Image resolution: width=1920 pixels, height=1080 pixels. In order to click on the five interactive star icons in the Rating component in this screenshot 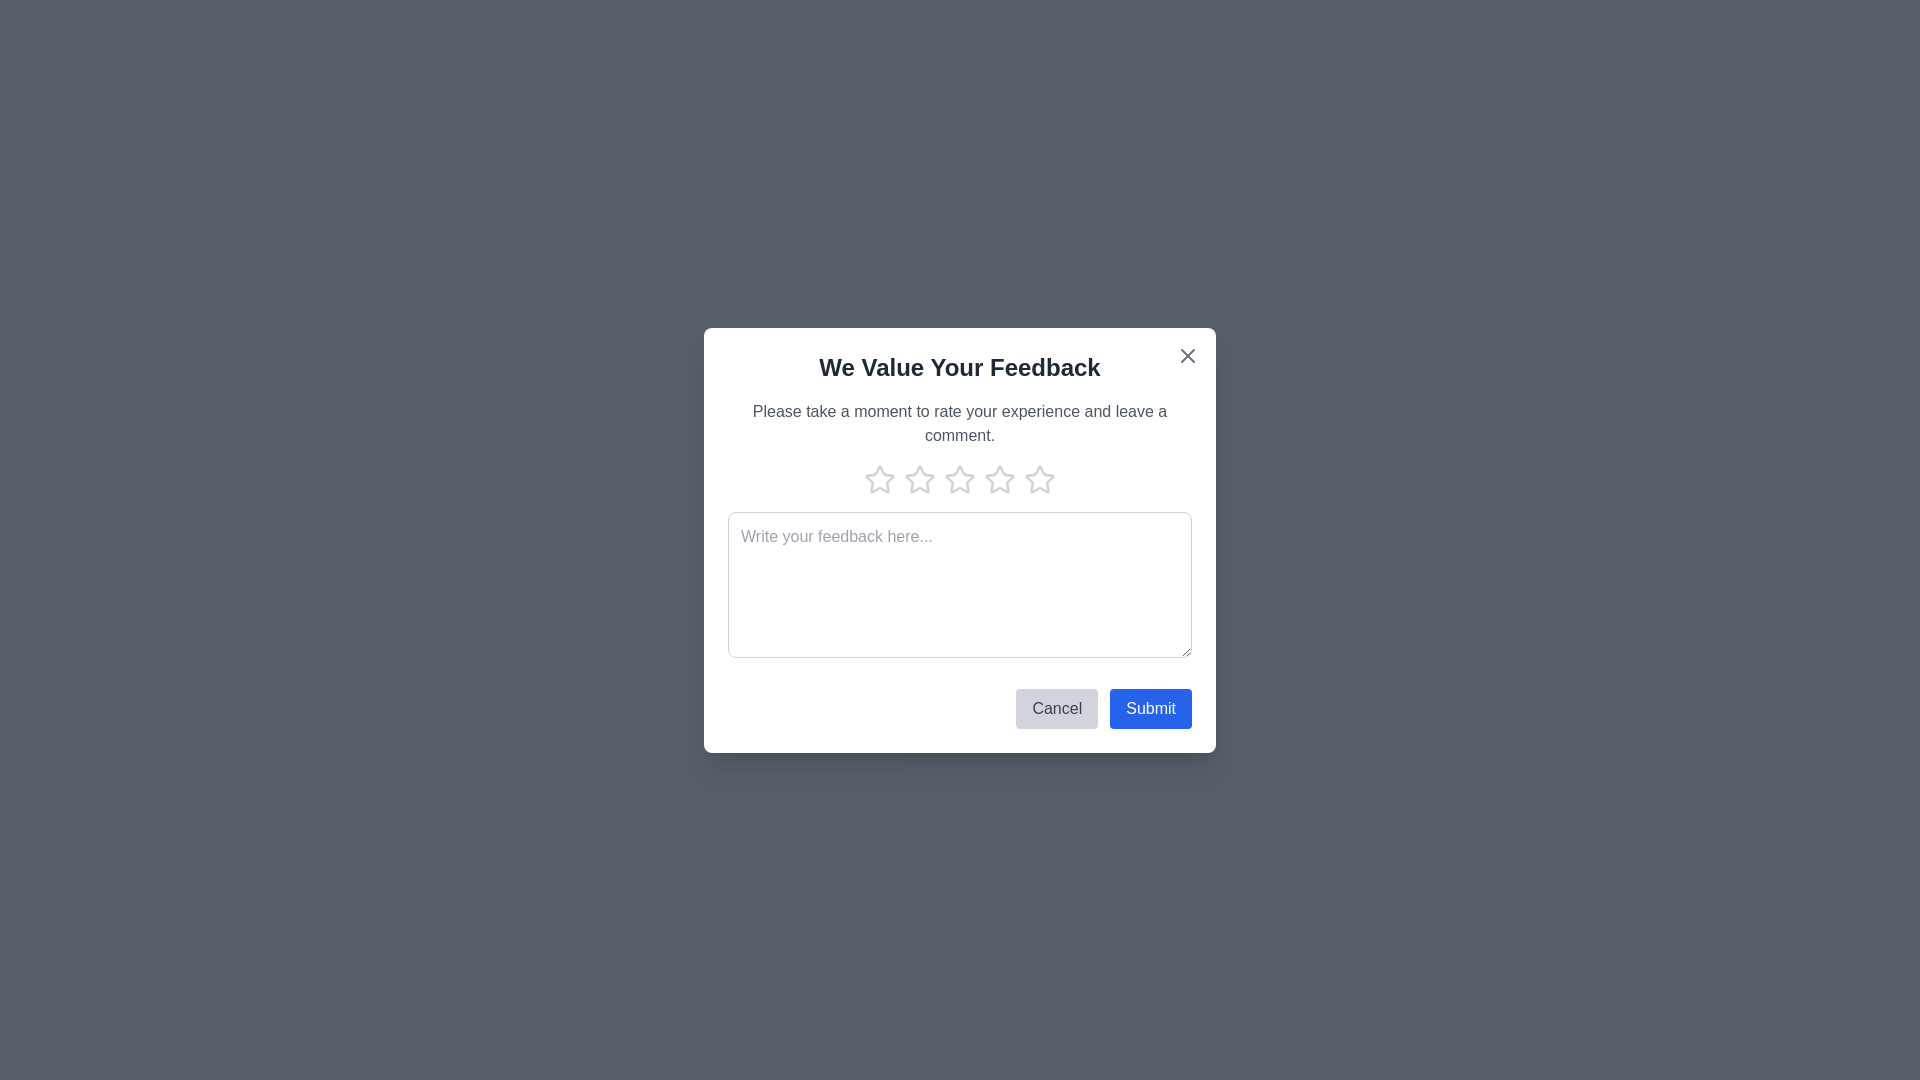, I will do `click(960, 478)`.